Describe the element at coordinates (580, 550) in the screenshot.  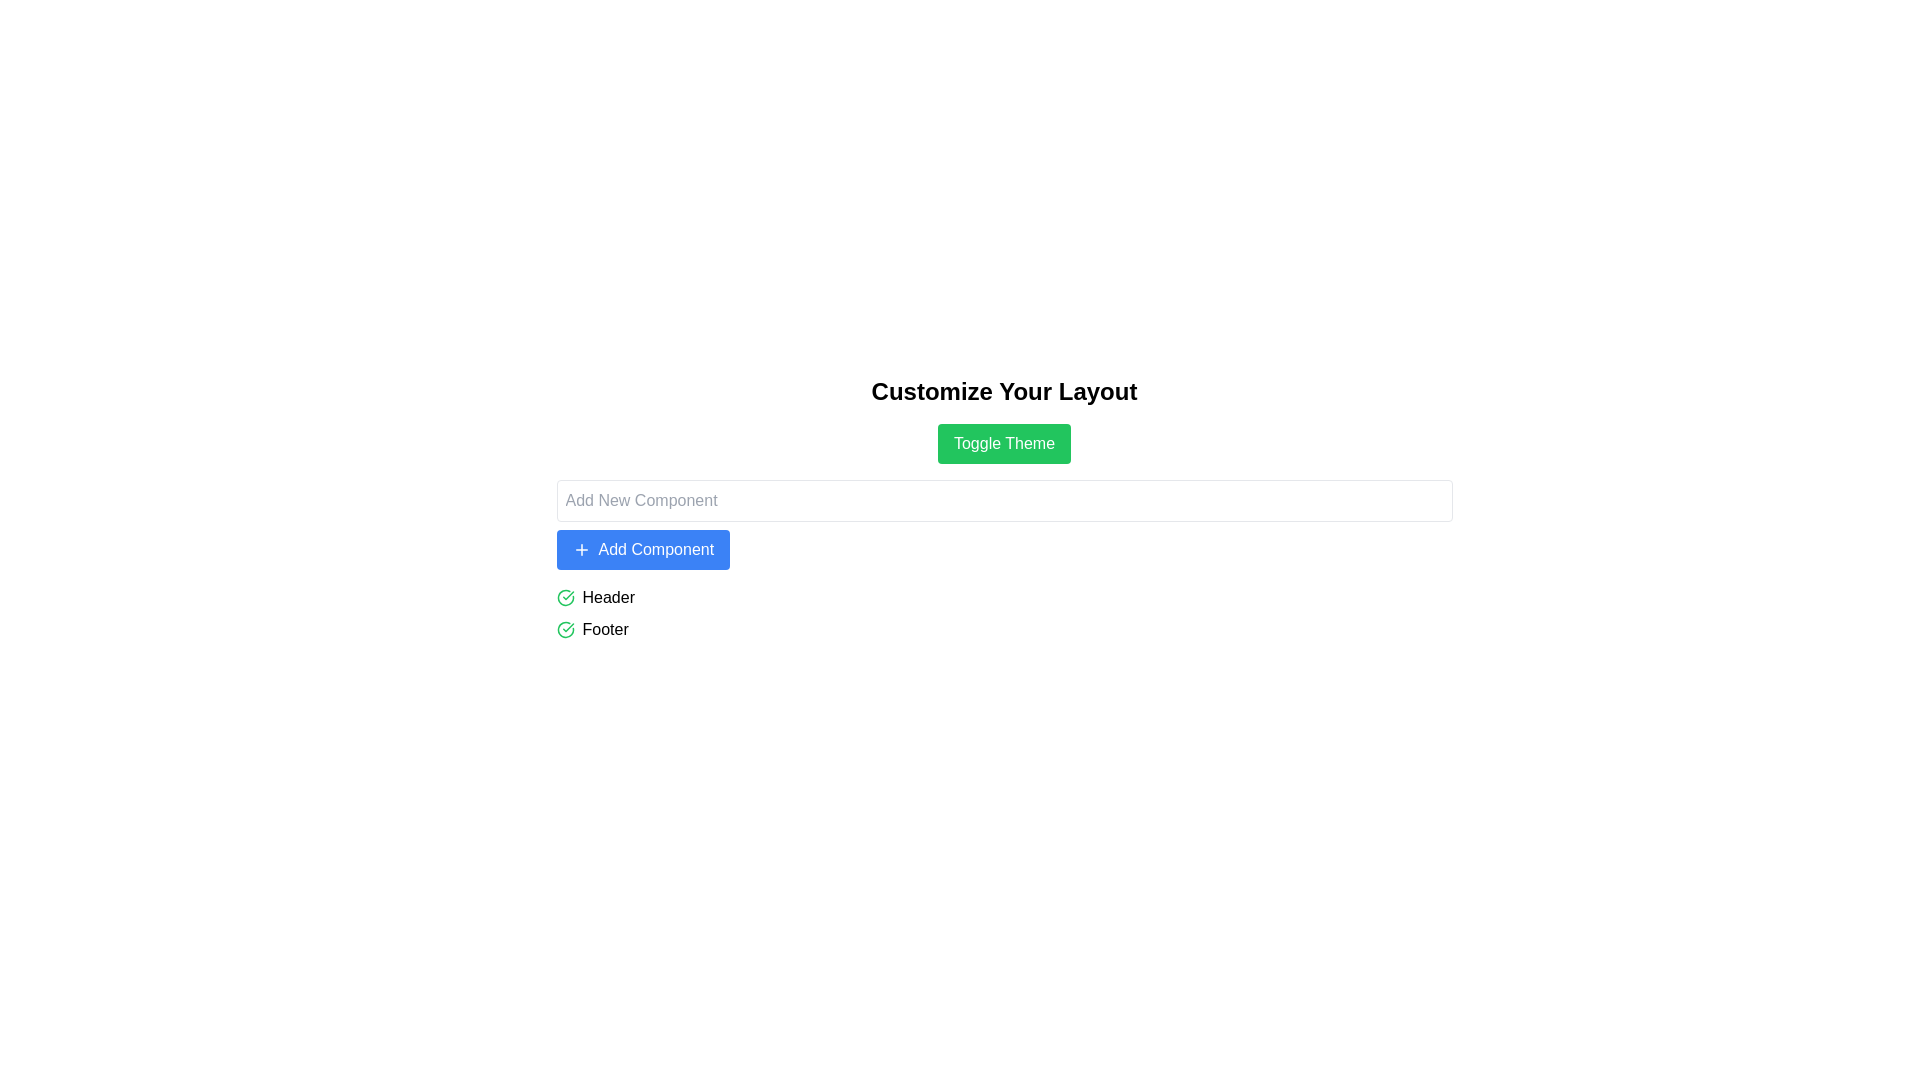
I see `the SVG plus icon located within the 'Add Component' button, which is a small icon with a stroke and round edges, positioned to the left of the button's text` at that location.